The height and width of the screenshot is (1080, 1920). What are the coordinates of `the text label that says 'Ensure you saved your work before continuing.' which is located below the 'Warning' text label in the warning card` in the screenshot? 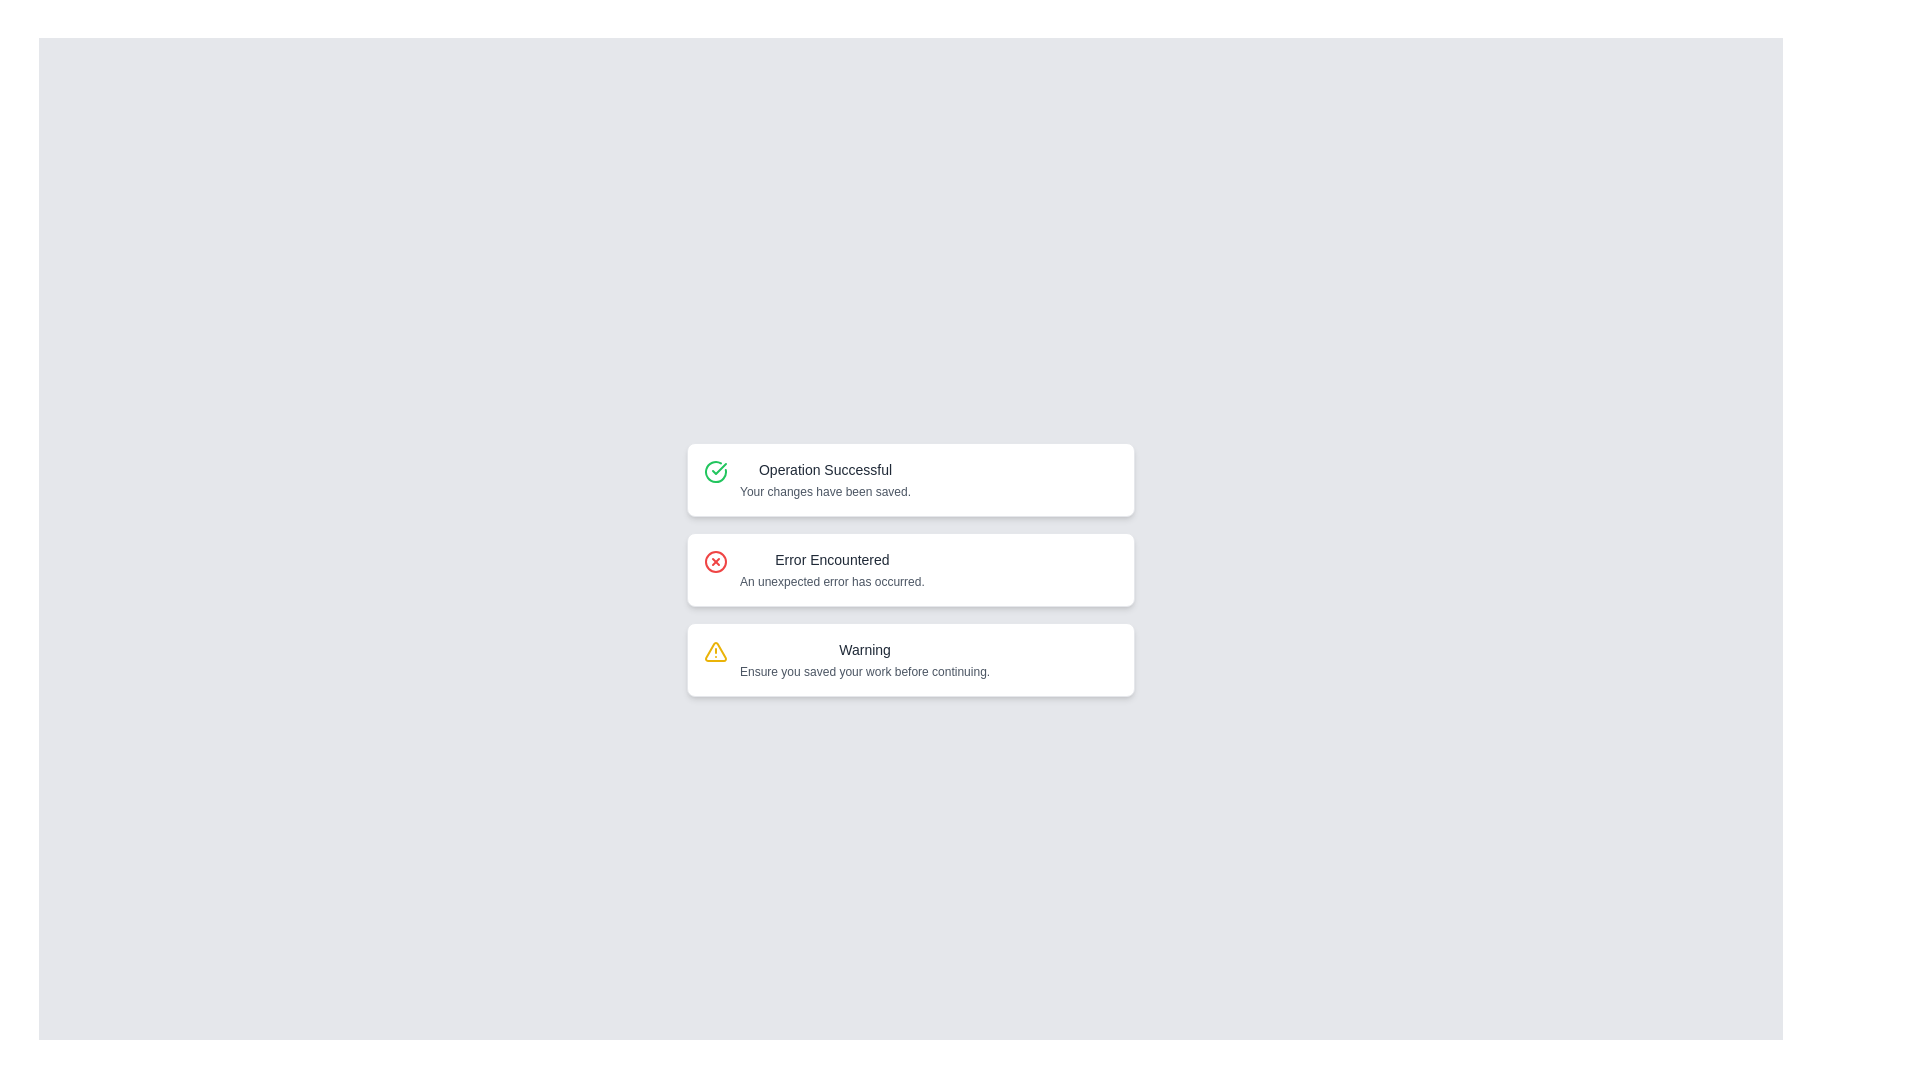 It's located at (865, 671).